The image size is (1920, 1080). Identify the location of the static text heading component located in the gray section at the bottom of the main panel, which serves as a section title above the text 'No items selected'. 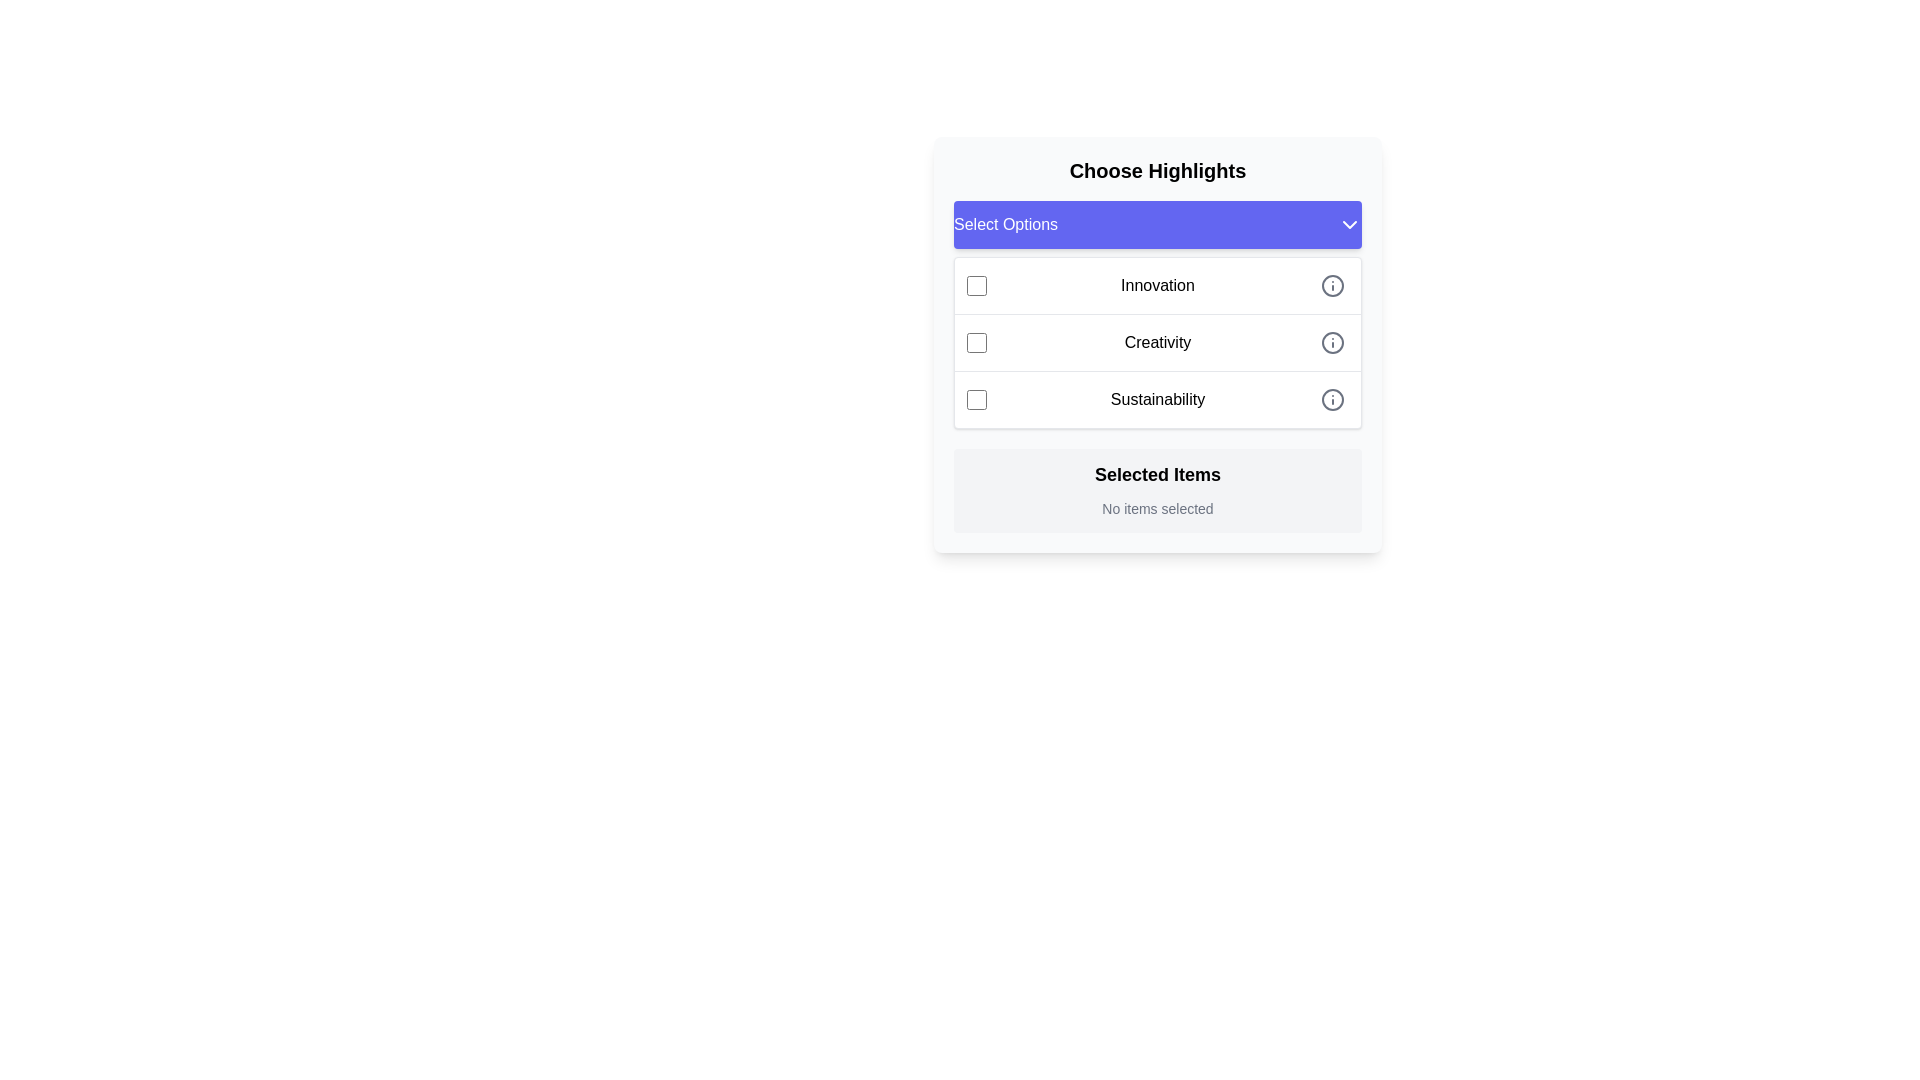
(1157, 474).